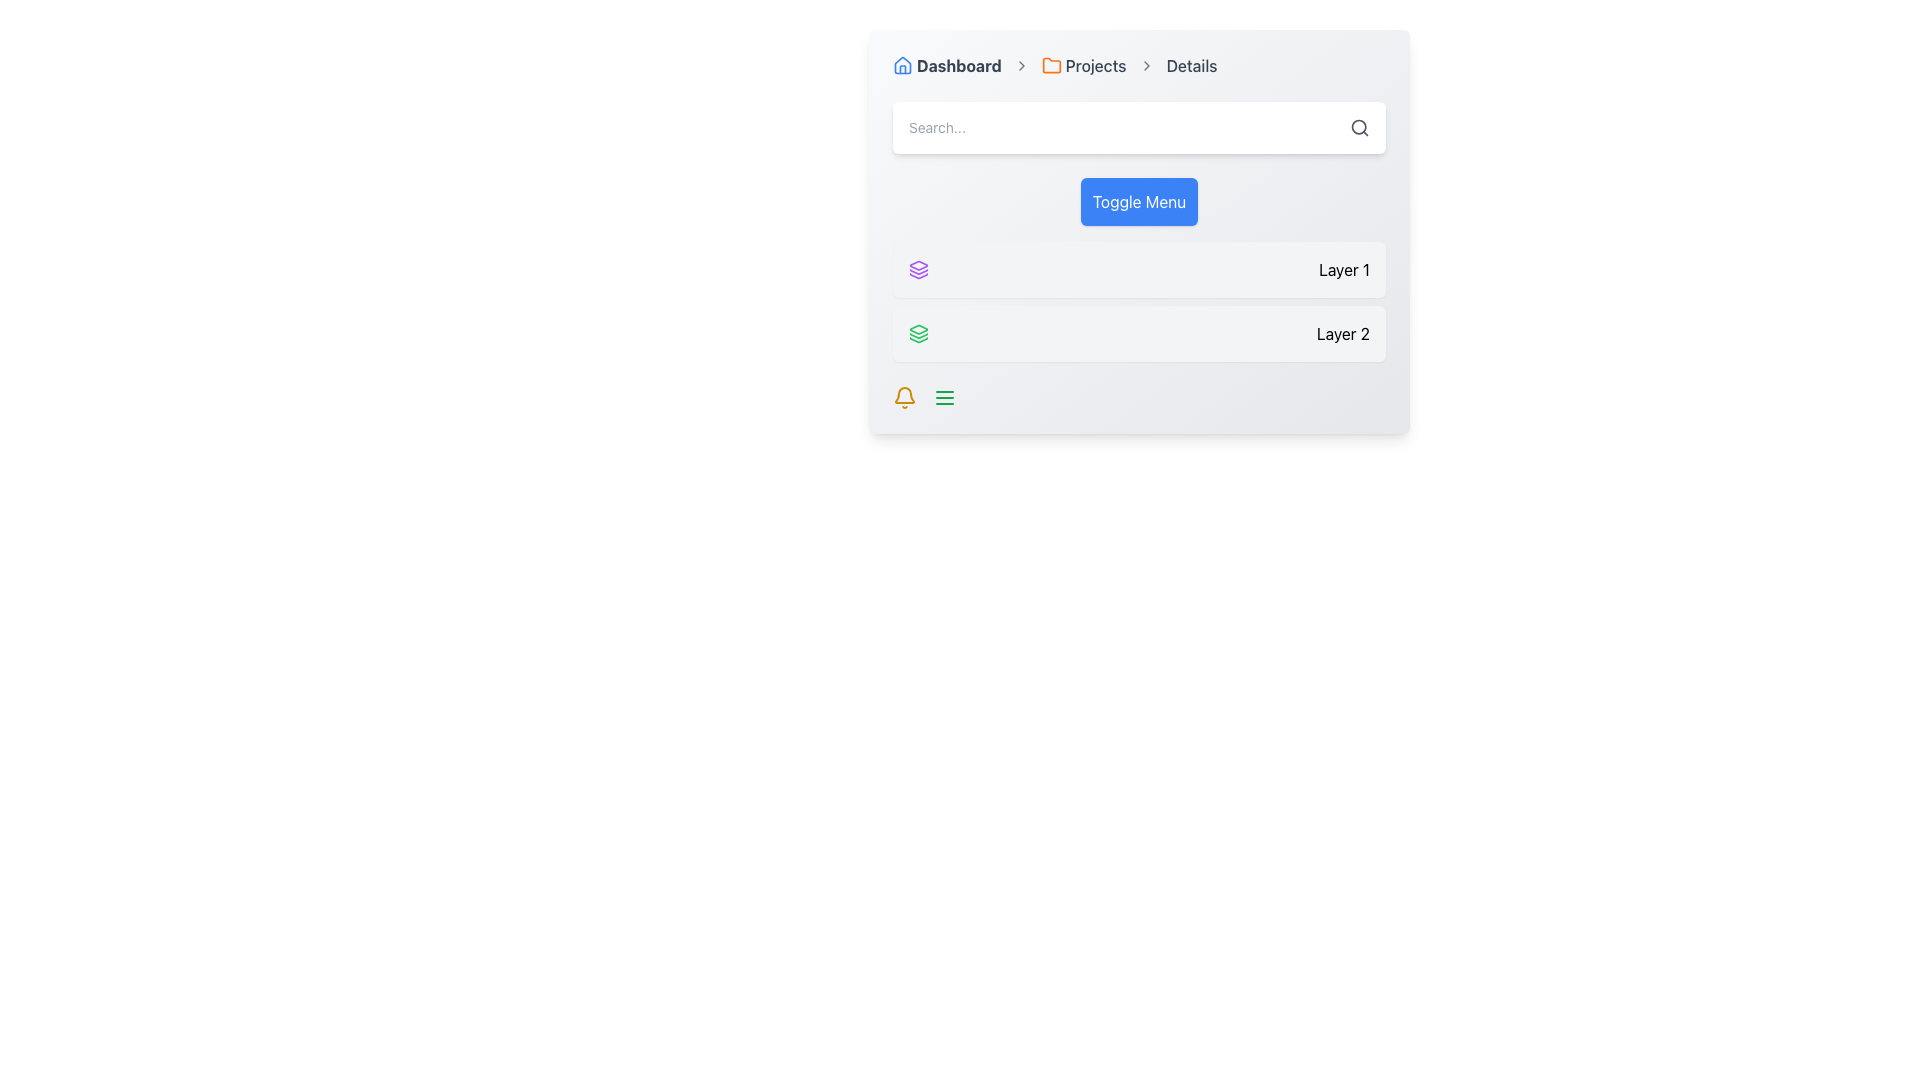  Describe the element at coordinates (917, 270) in the screenshot. I see `the icon styled as a stack of layers, which is purple filled and outlined in a circular format, located to the left of the 'Layer 1' label` at that location.